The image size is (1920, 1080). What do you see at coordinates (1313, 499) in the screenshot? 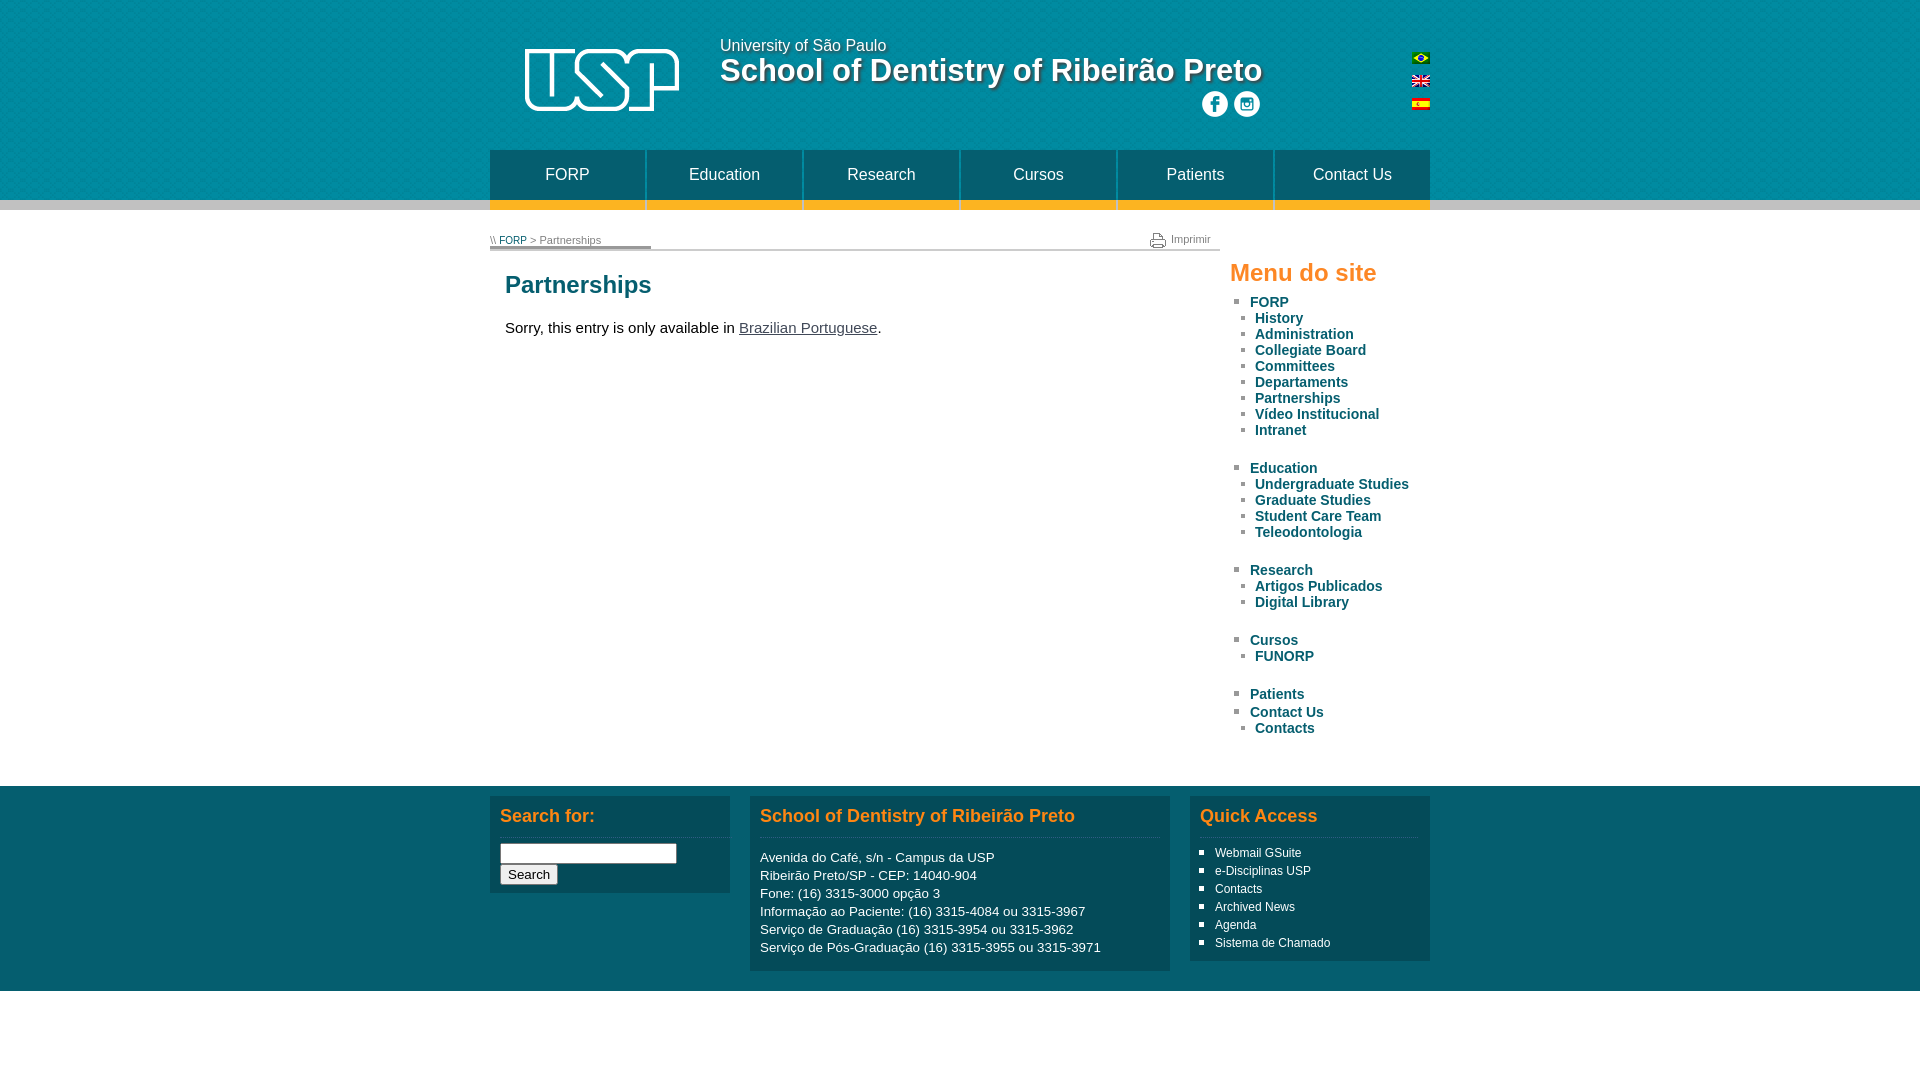
I see `'Graduate Studies'` at bounding box center [1313, 499].